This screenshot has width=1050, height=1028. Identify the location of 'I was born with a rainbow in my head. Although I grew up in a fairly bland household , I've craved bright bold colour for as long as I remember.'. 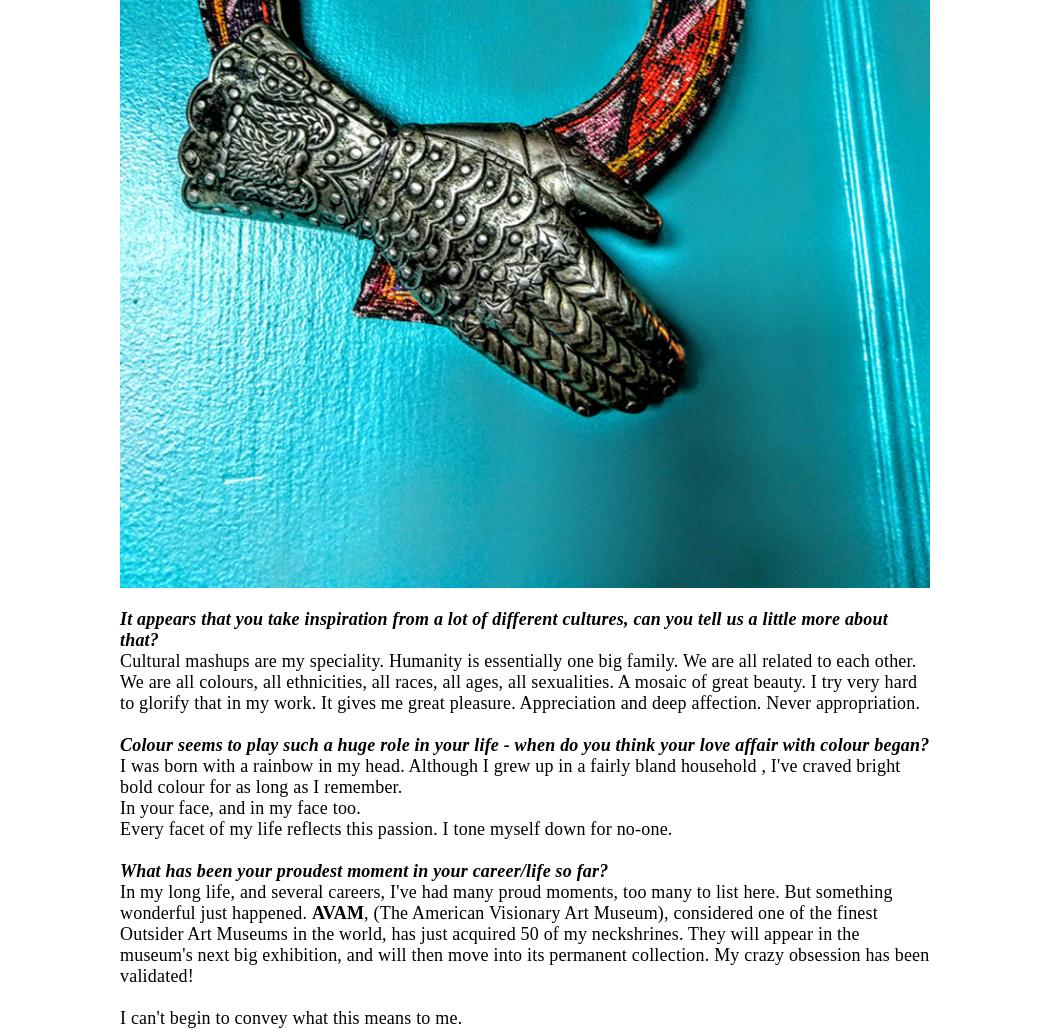
(508, 775).